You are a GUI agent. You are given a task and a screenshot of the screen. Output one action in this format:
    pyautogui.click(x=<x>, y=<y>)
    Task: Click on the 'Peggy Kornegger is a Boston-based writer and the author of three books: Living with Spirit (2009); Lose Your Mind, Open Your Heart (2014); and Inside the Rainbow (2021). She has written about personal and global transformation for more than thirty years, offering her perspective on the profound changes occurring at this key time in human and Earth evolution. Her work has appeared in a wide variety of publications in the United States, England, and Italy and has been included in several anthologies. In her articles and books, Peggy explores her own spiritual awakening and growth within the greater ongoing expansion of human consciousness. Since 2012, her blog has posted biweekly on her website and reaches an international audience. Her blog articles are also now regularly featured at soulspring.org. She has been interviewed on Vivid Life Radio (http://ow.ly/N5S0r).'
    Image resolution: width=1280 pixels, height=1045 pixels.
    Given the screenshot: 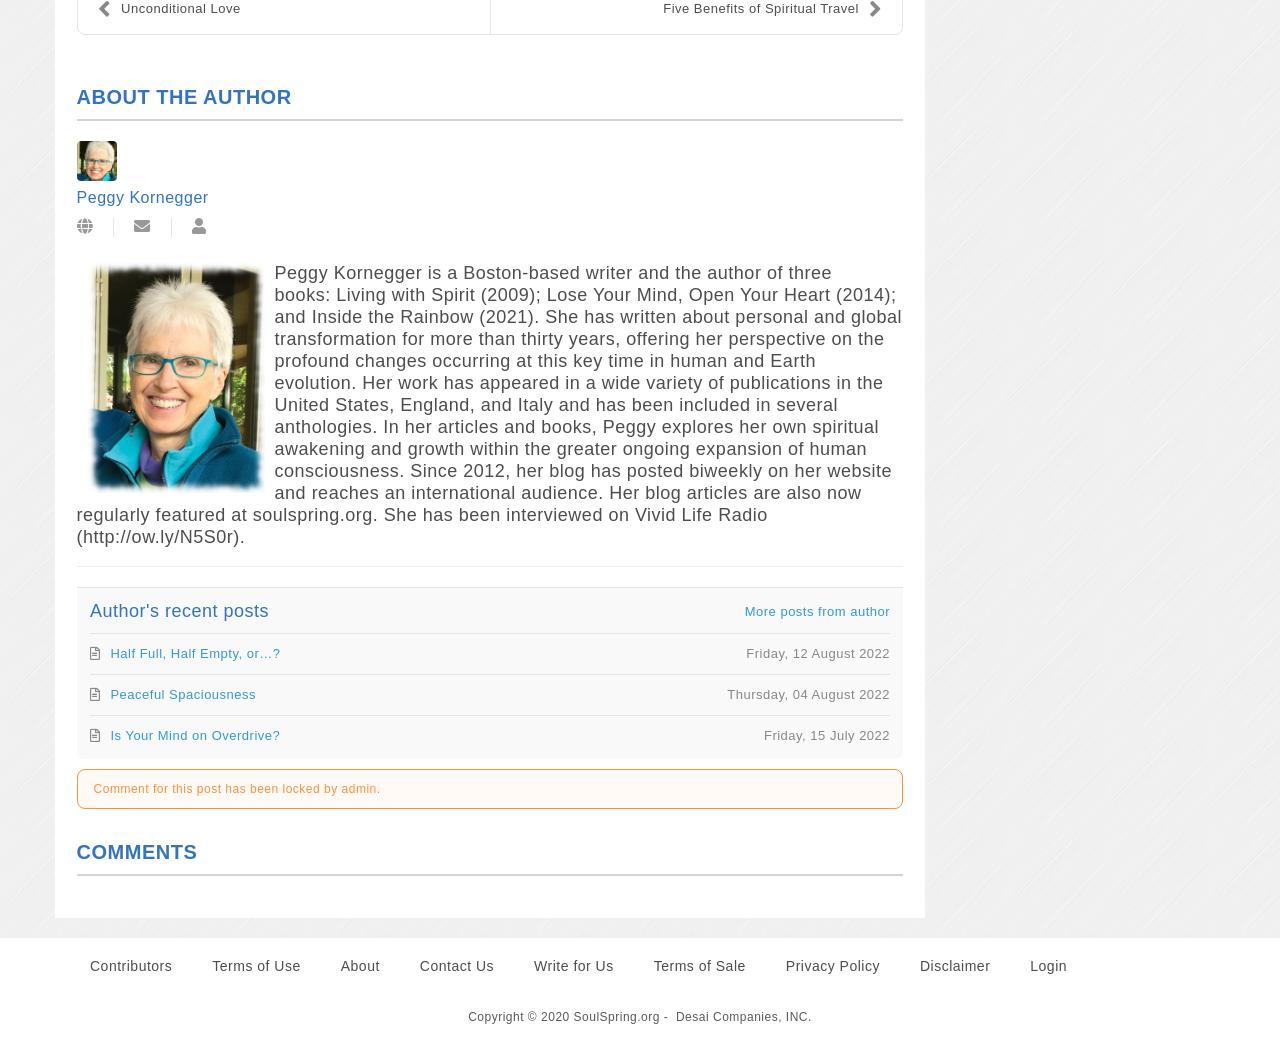 What is the action you would take?
    pyautogui.click(x=488, y=404)
    